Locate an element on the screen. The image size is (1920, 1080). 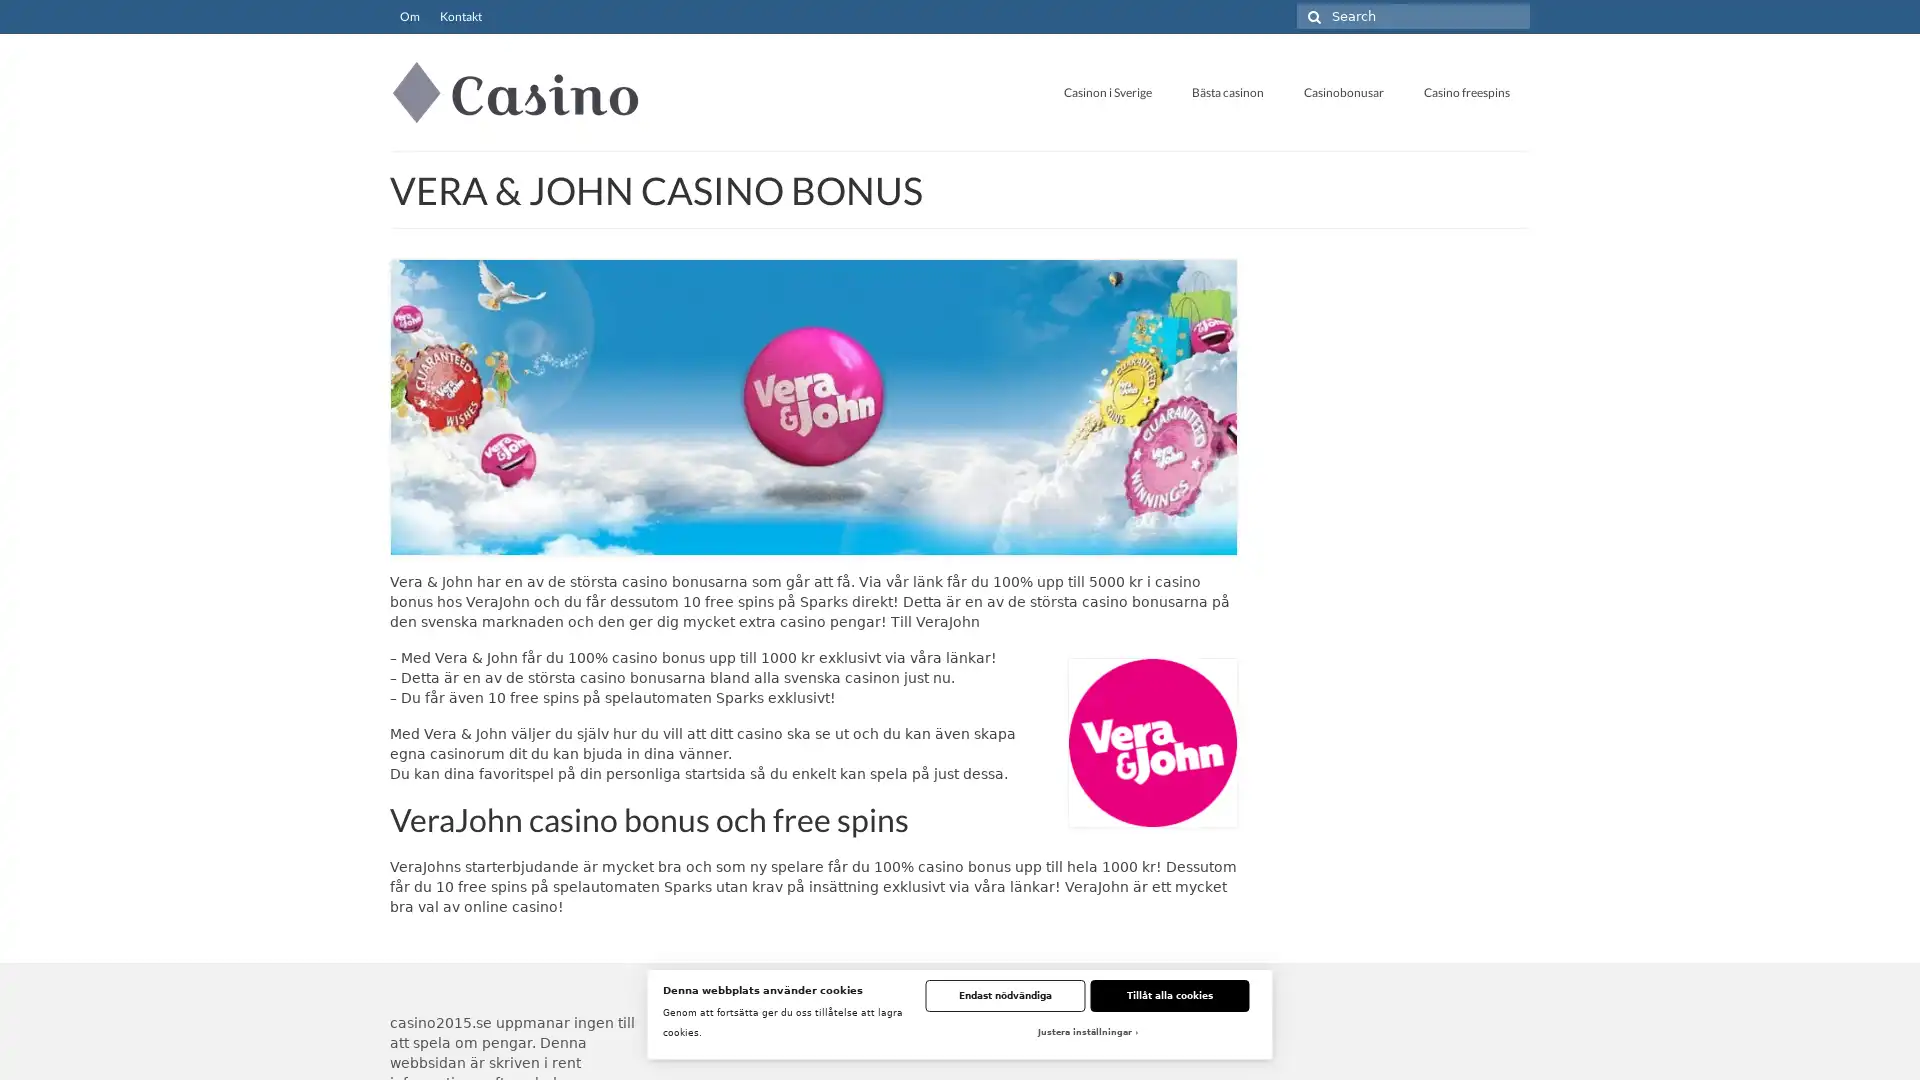
Tillat alla cookies is located at coordinates (1169, 995).